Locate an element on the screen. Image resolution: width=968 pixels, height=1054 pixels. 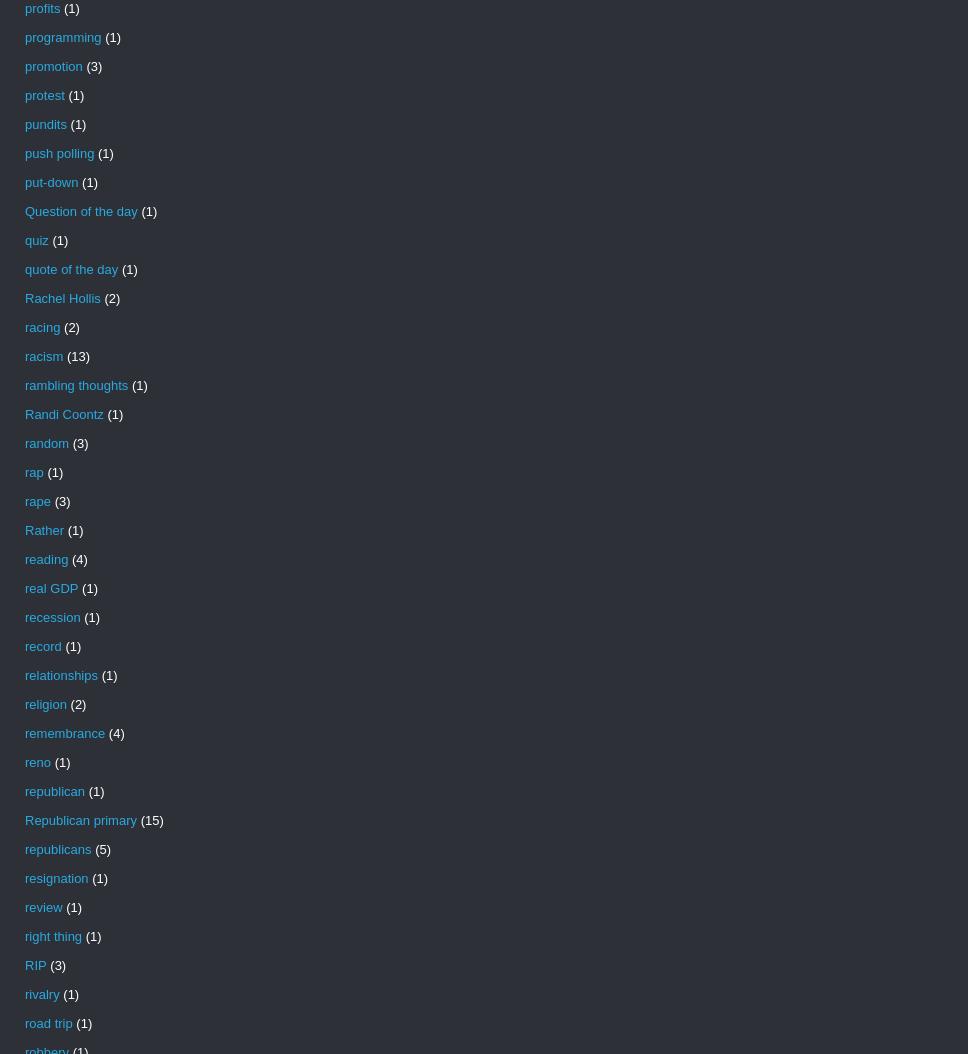
'Rachel Hollis' is located at coordinates (61, 297).